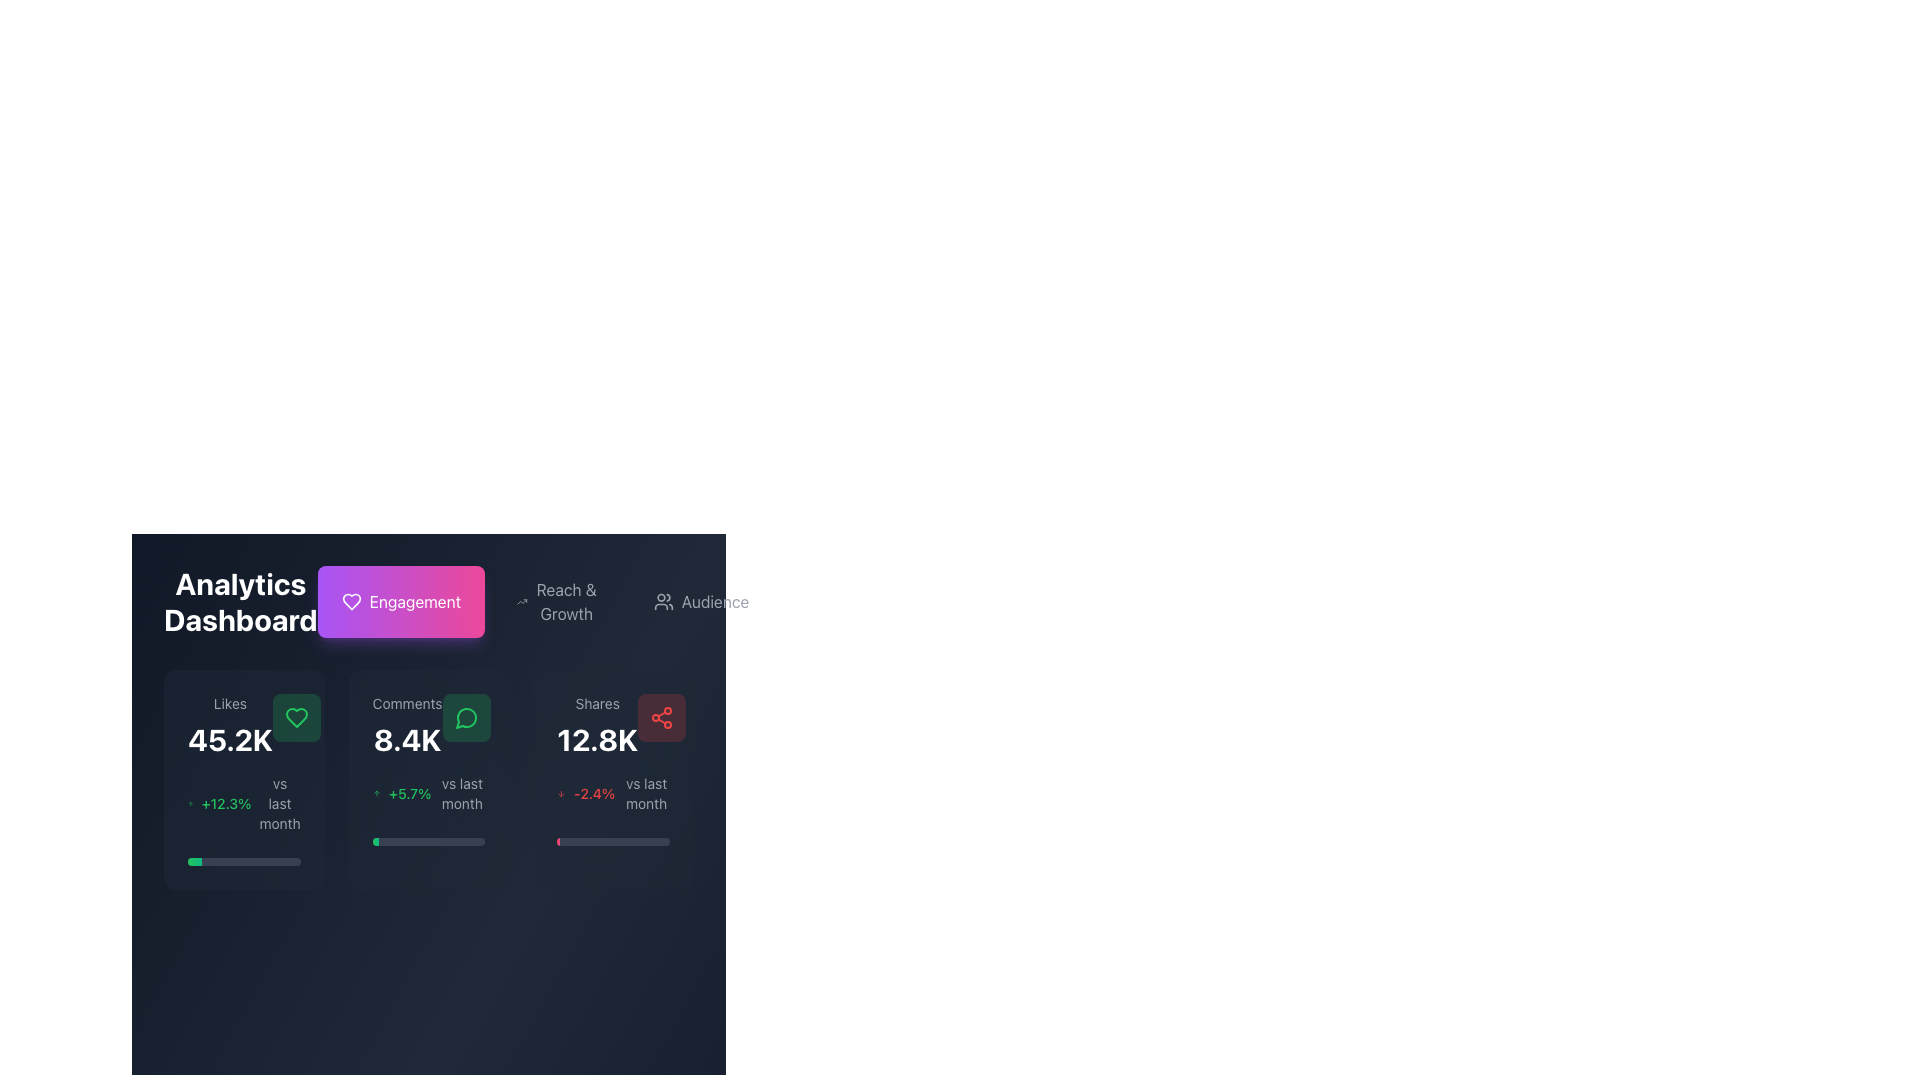  I want to click on the heart icon representing the 'likes' indicator located in the top-left corner of the 'Likes' card on the dashboard, so click(295, 716).